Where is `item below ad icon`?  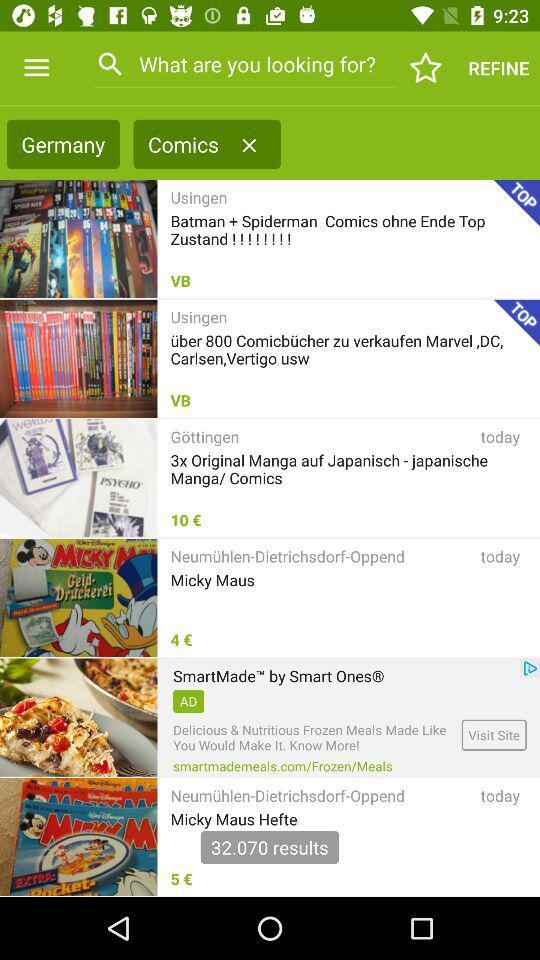 item below ad icon is located at coordinates (314, 736).